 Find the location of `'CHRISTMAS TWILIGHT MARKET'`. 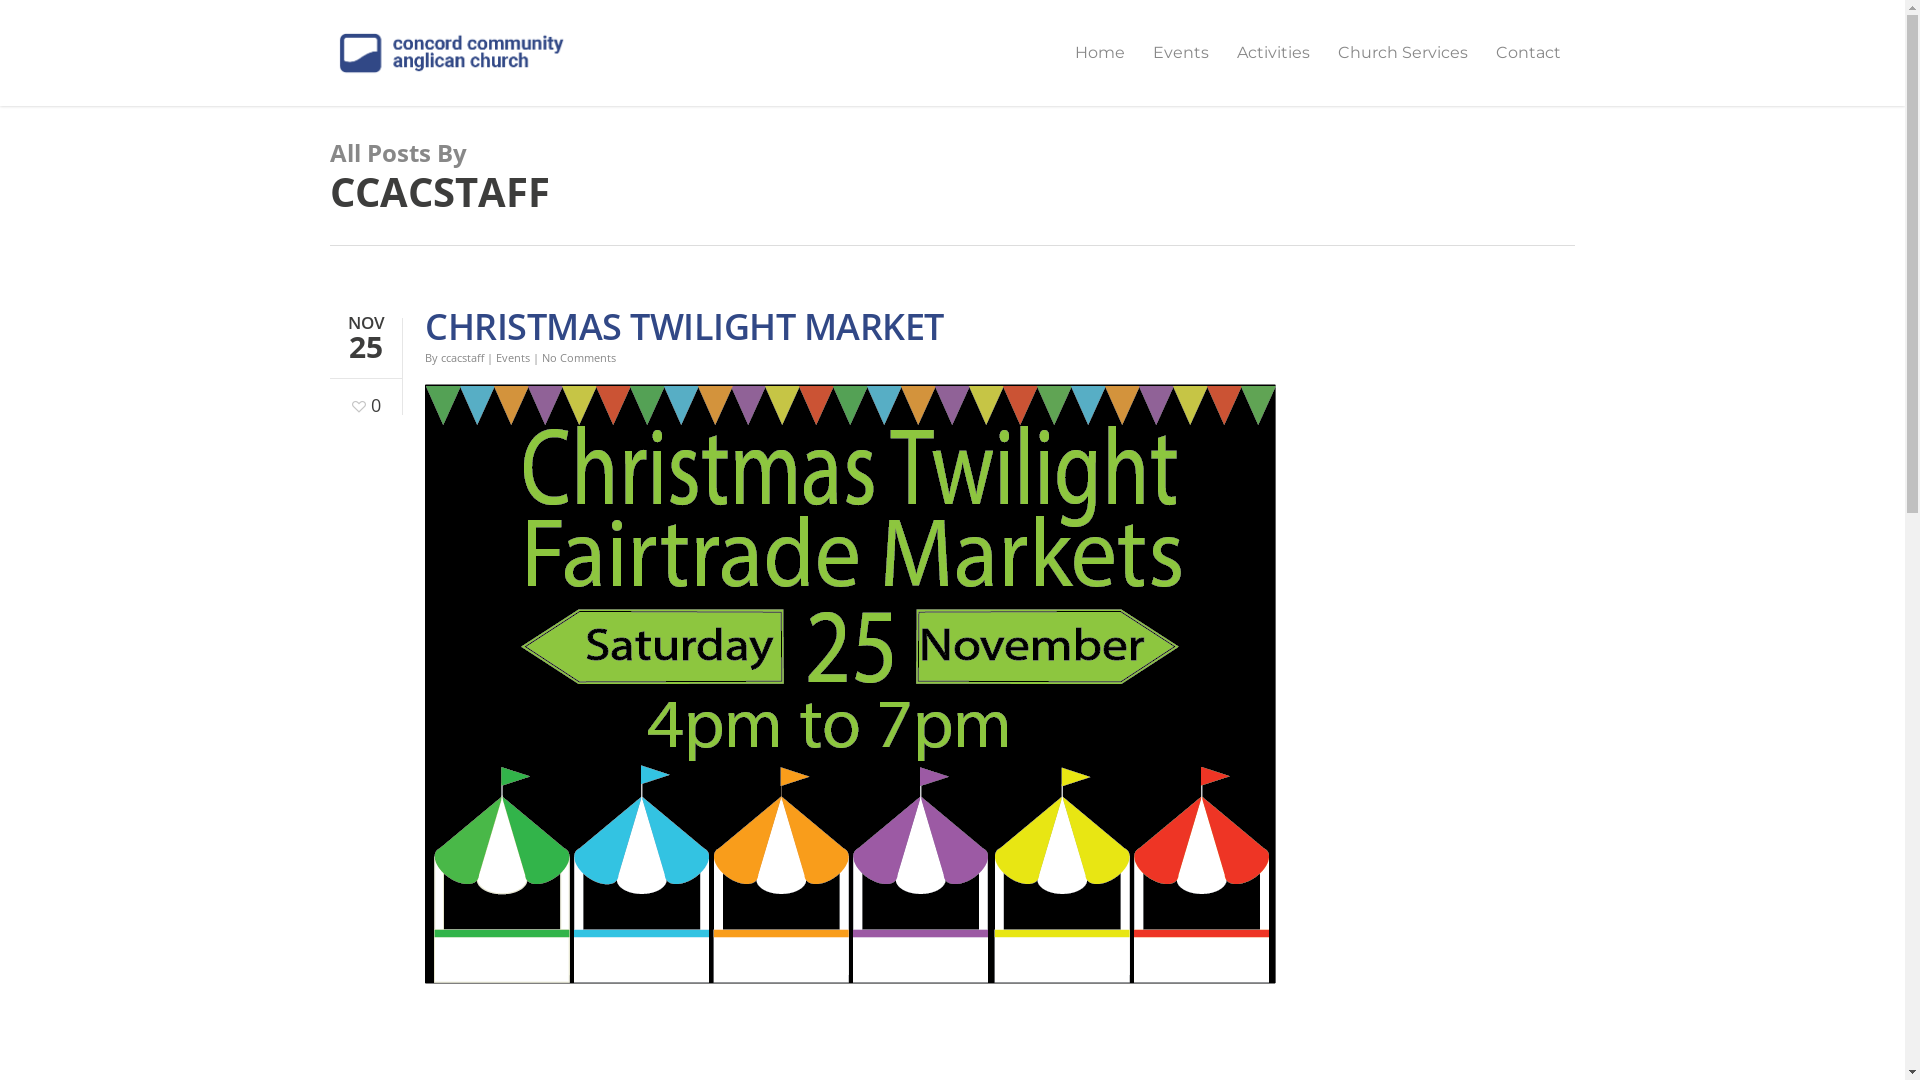

'CHRISTMAS TWILIGHT MARKET' is located at coordinates (684, 325).